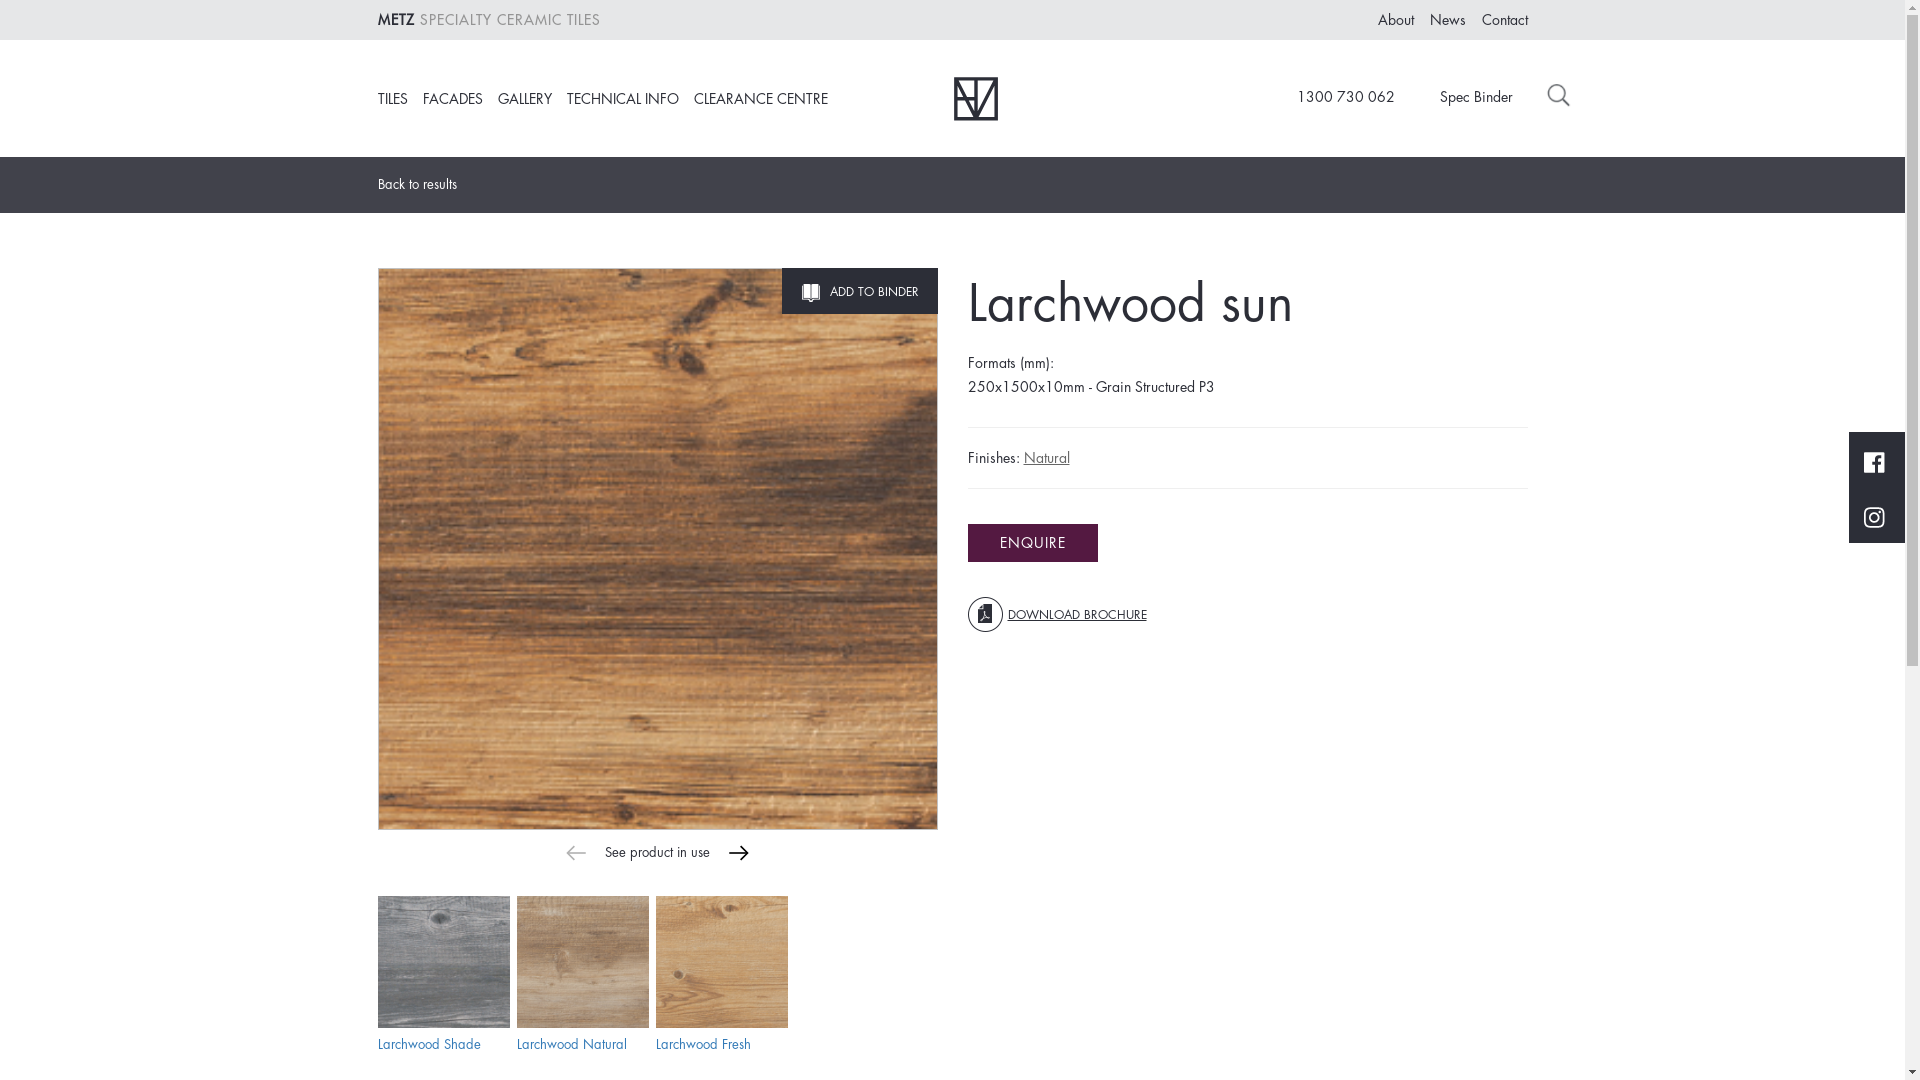  Describe the element at coordinates (1334, 96) in the screenshot. I see `'1300 730 062'` at that location.